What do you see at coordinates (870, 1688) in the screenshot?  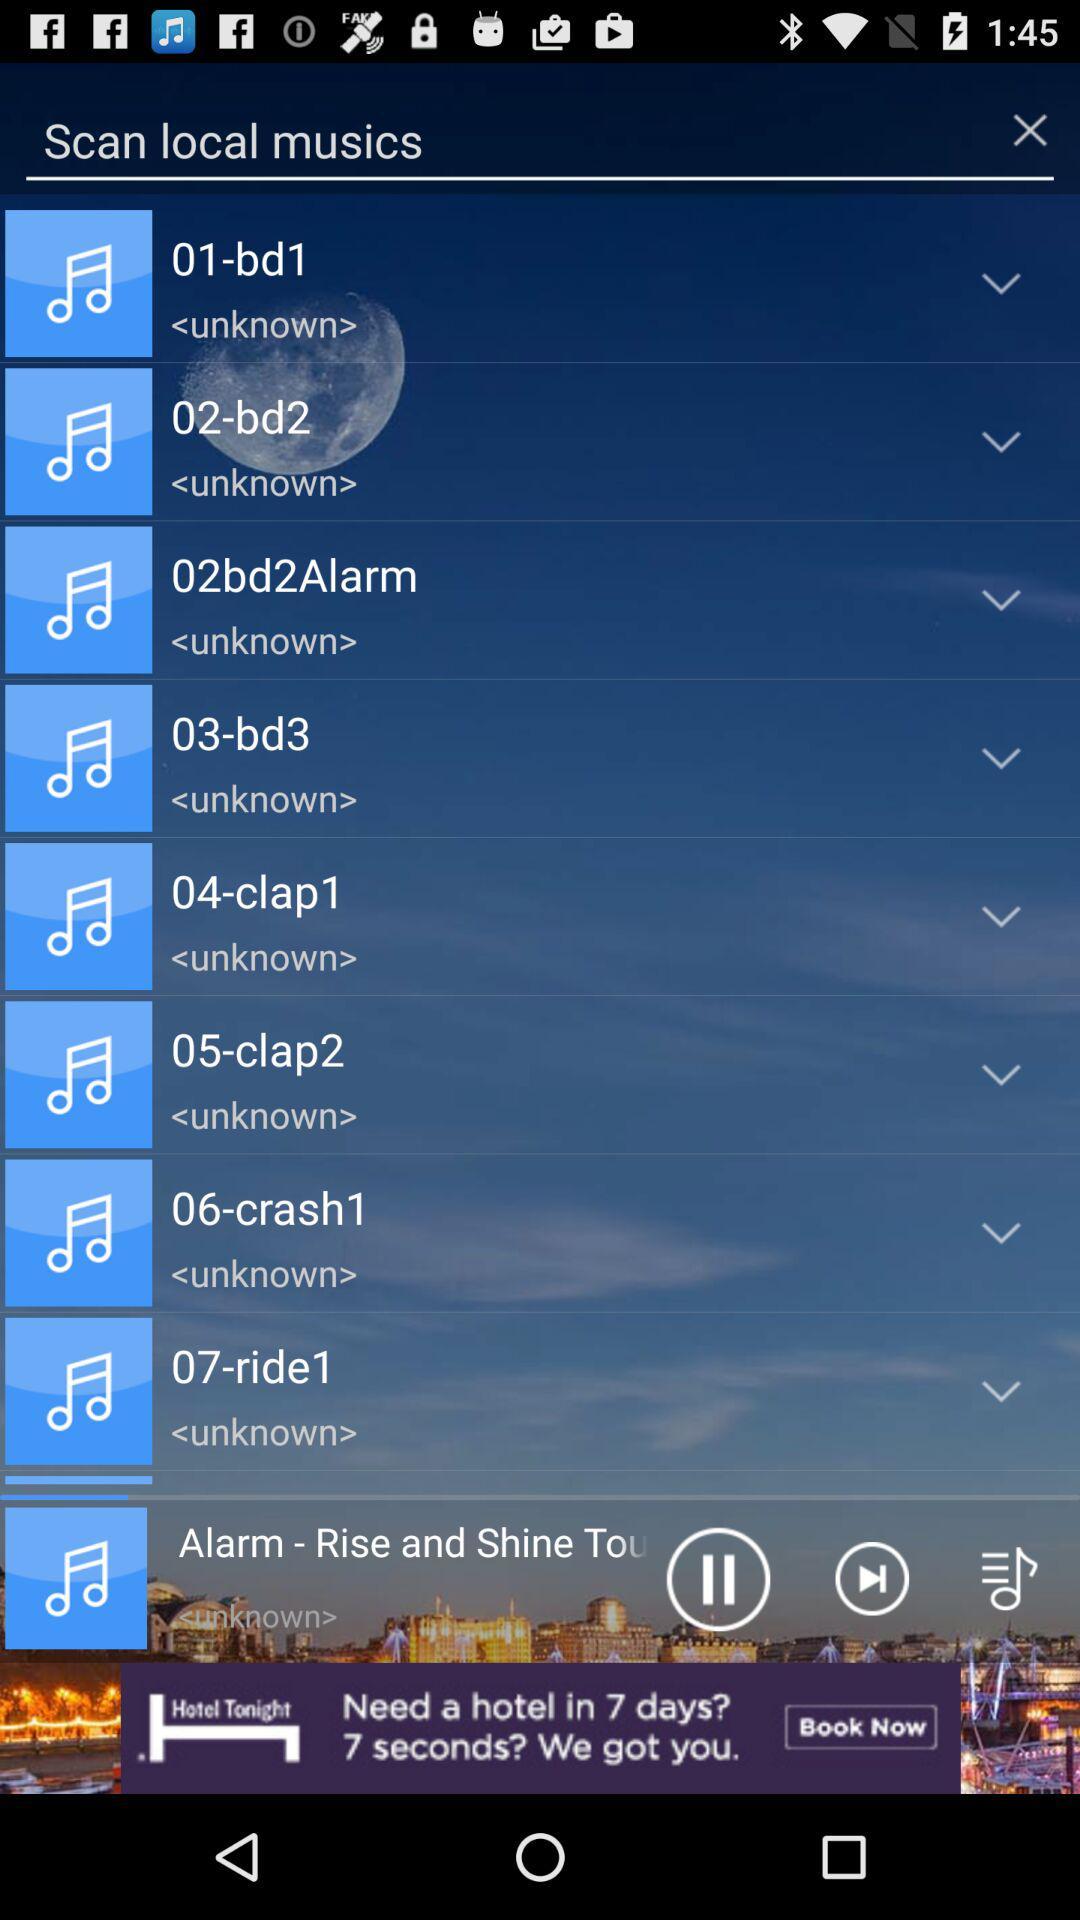 I see `the skip_next icon` at bounding box center [870, 1688].